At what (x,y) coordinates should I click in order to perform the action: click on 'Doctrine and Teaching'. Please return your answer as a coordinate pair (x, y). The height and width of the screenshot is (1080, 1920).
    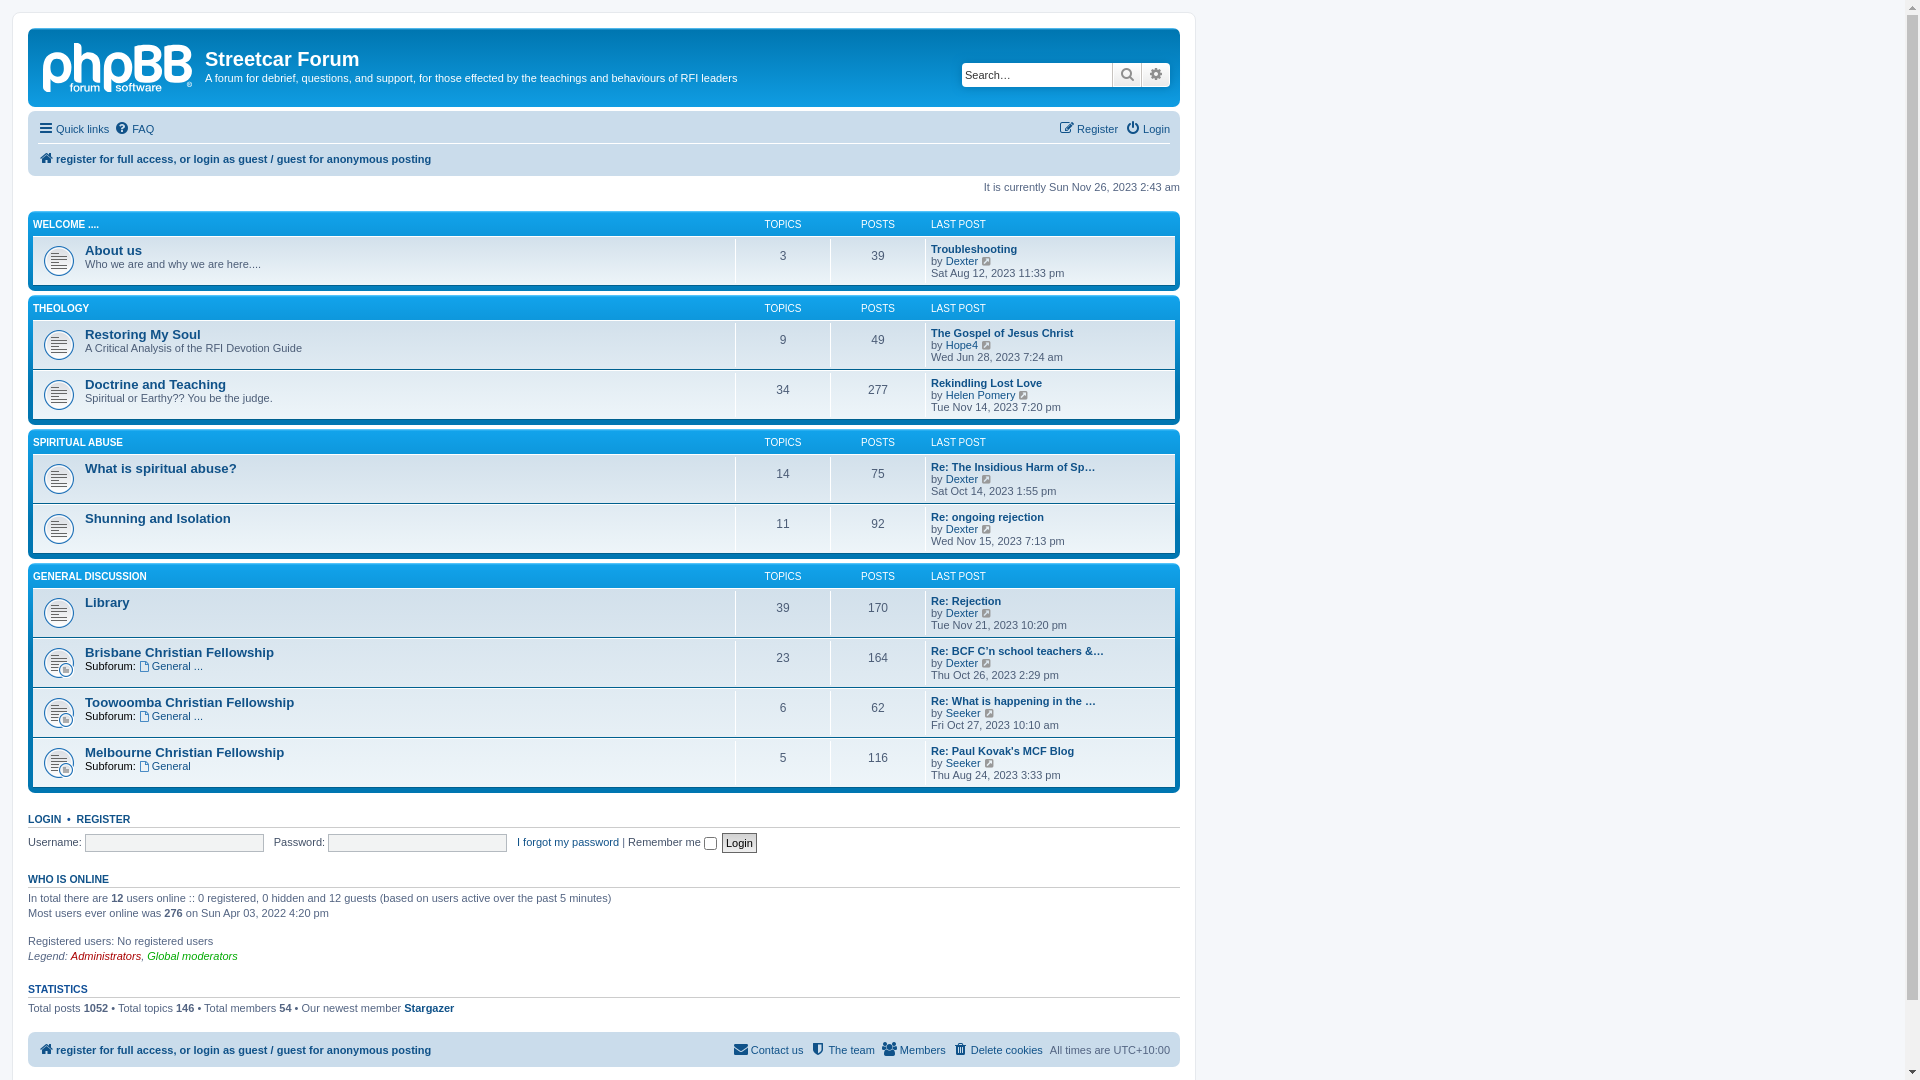
    Looking at the image, I should click on (154, 384).